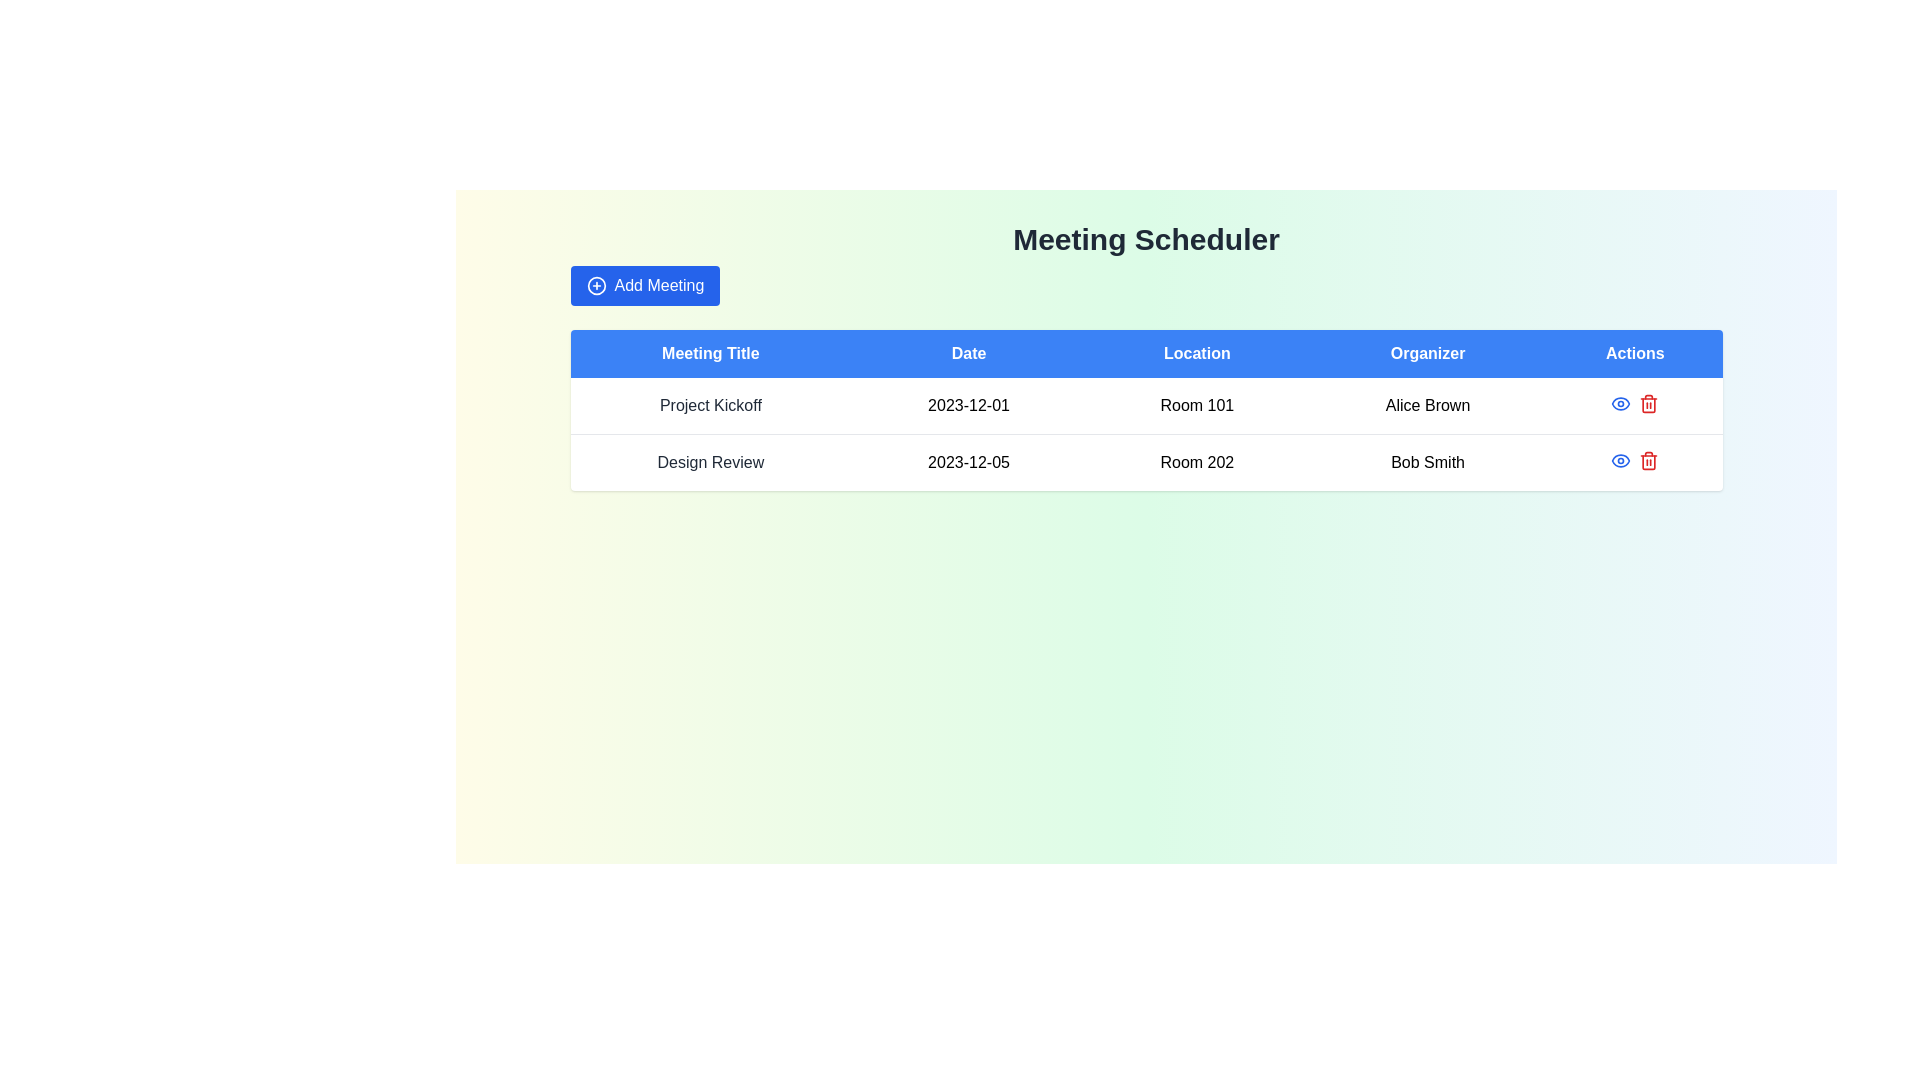 This screenshot has height=1080, width=1920. What do you see at coordinates (1427, 462) in the screenshot?
I see `the table cell displaying 'Bob Smith' in bold, located in the fourth column of the second row under the 'Organizer' header` at bounding box center [1427, 462].